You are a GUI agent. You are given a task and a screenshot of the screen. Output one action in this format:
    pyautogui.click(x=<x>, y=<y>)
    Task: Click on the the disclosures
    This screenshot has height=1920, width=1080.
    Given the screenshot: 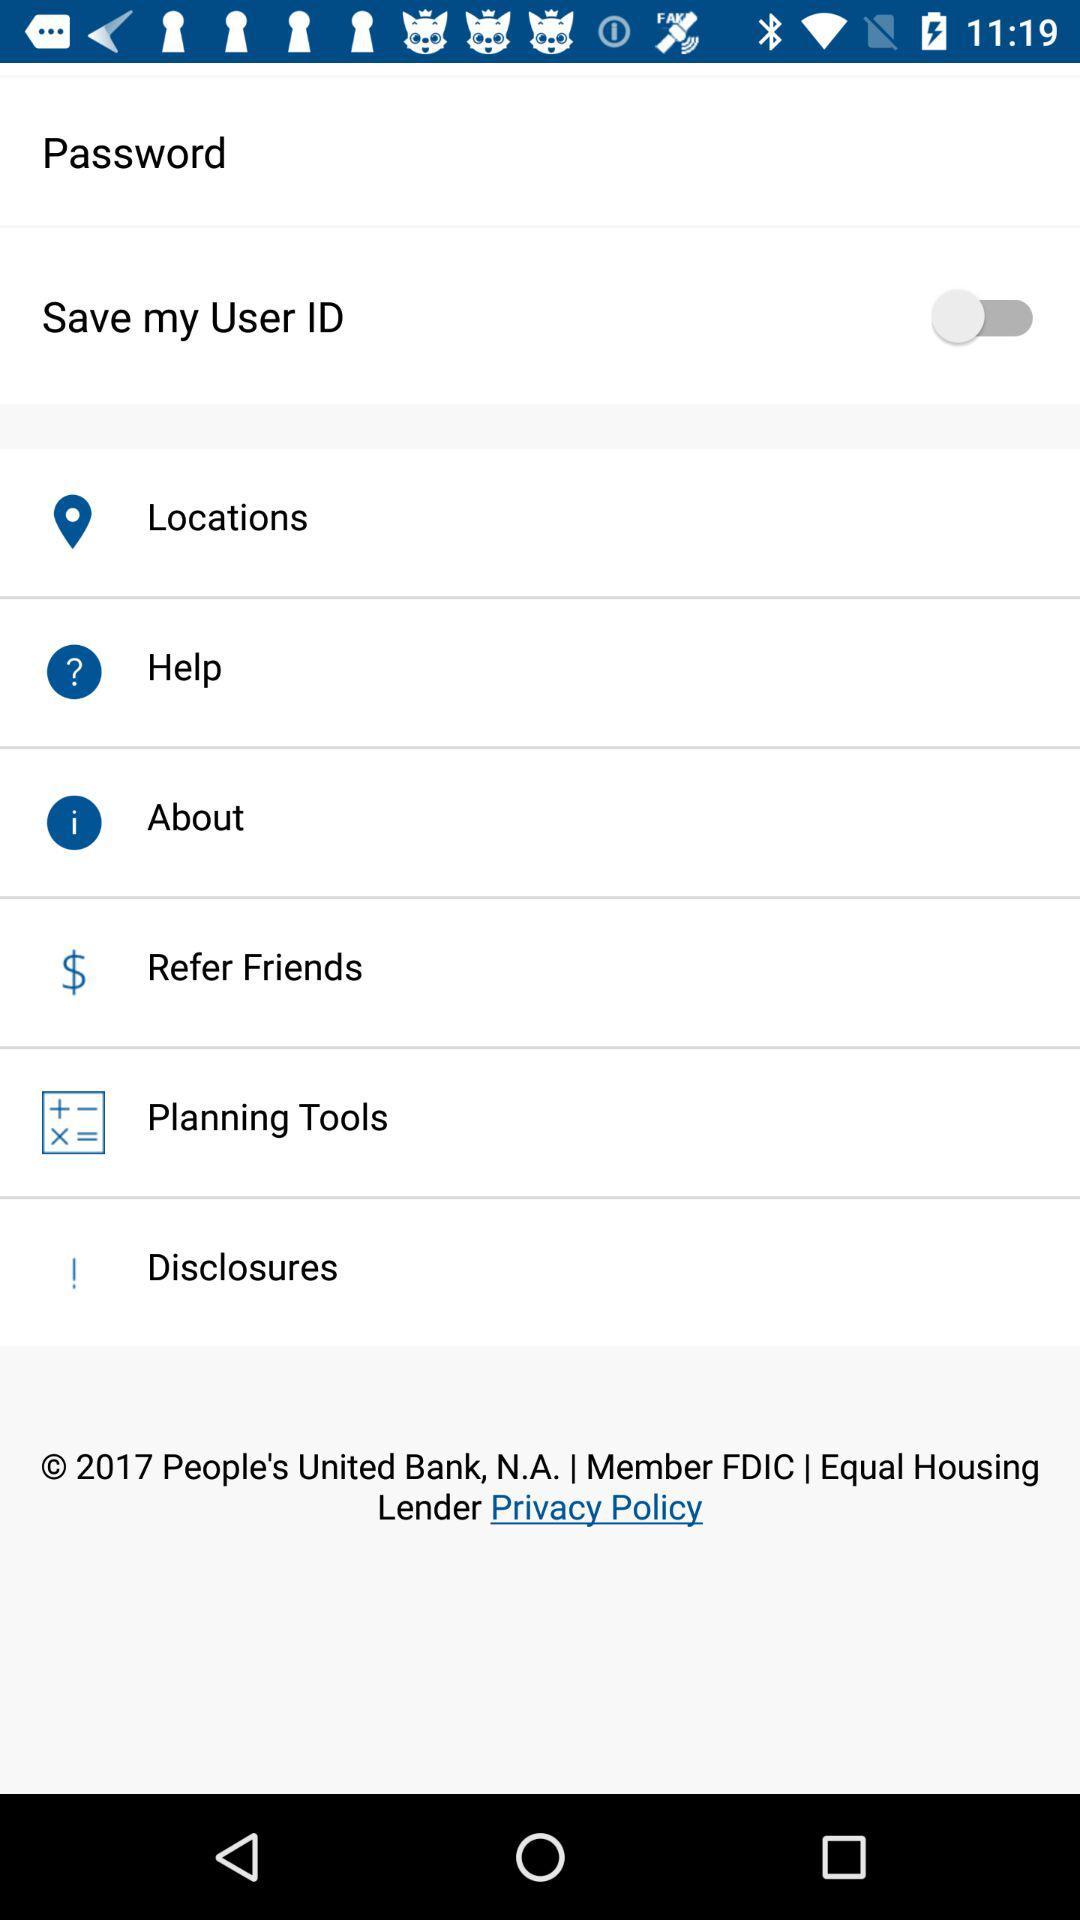 What is the action you would take?
    pyautogui.click(x=221, y=1265)
    